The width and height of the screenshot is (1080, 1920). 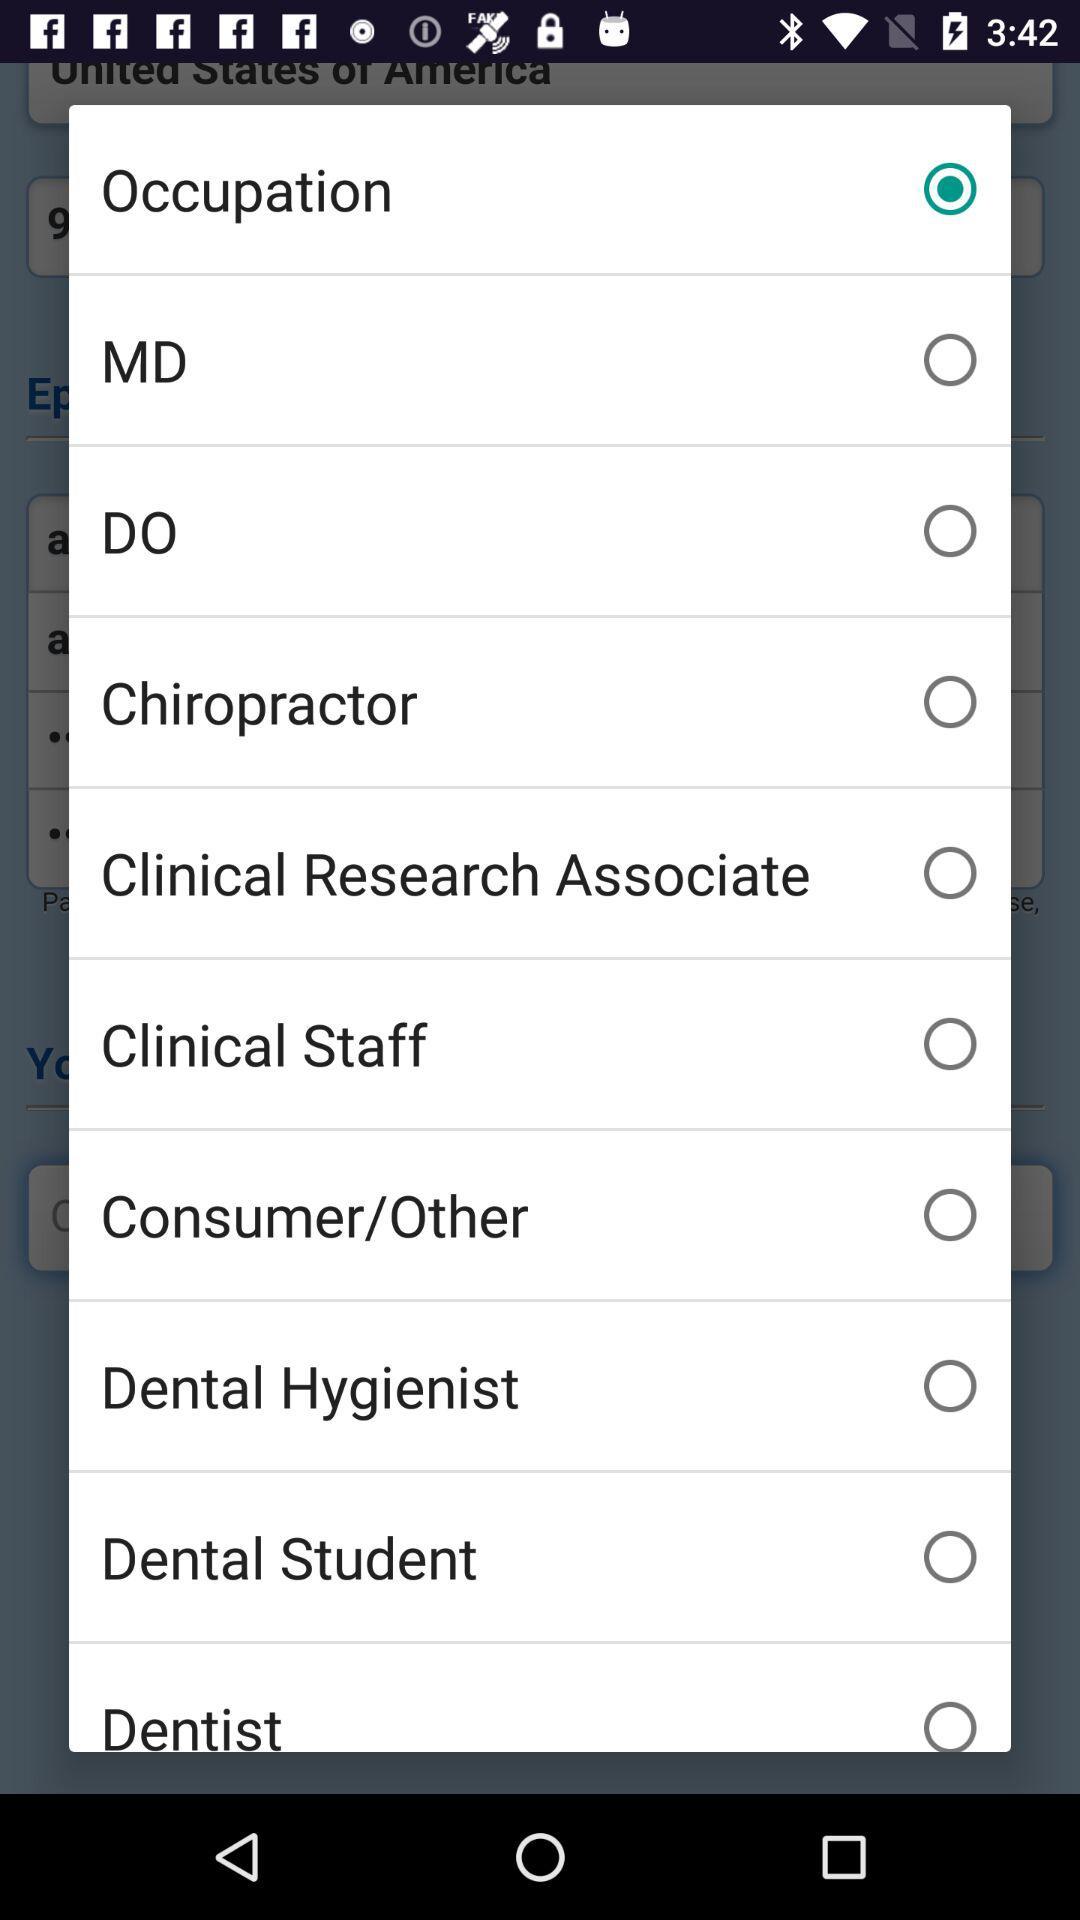 I want to click on the dental student, so click(x=540, y=1555).